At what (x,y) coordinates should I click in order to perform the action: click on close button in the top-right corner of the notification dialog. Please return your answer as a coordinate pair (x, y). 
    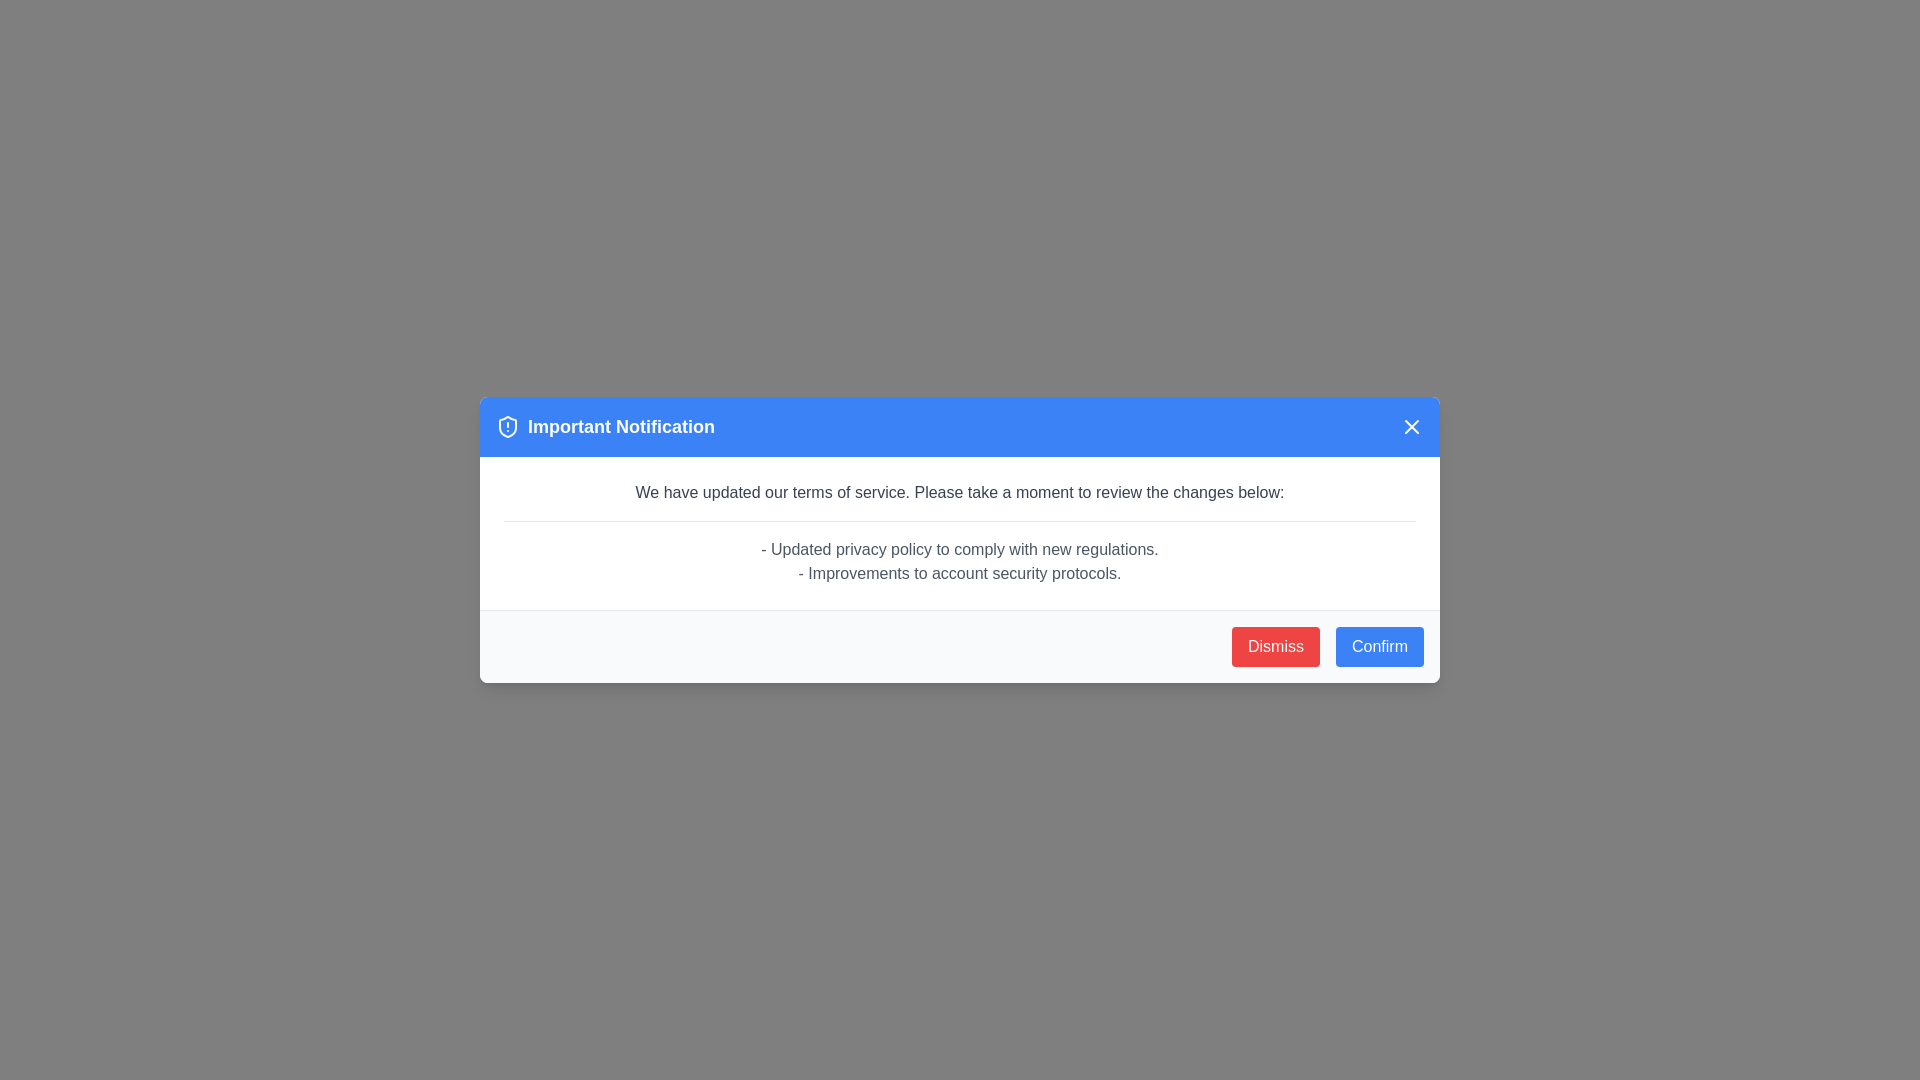
    Looking at the image, I should click on (1410, 426).